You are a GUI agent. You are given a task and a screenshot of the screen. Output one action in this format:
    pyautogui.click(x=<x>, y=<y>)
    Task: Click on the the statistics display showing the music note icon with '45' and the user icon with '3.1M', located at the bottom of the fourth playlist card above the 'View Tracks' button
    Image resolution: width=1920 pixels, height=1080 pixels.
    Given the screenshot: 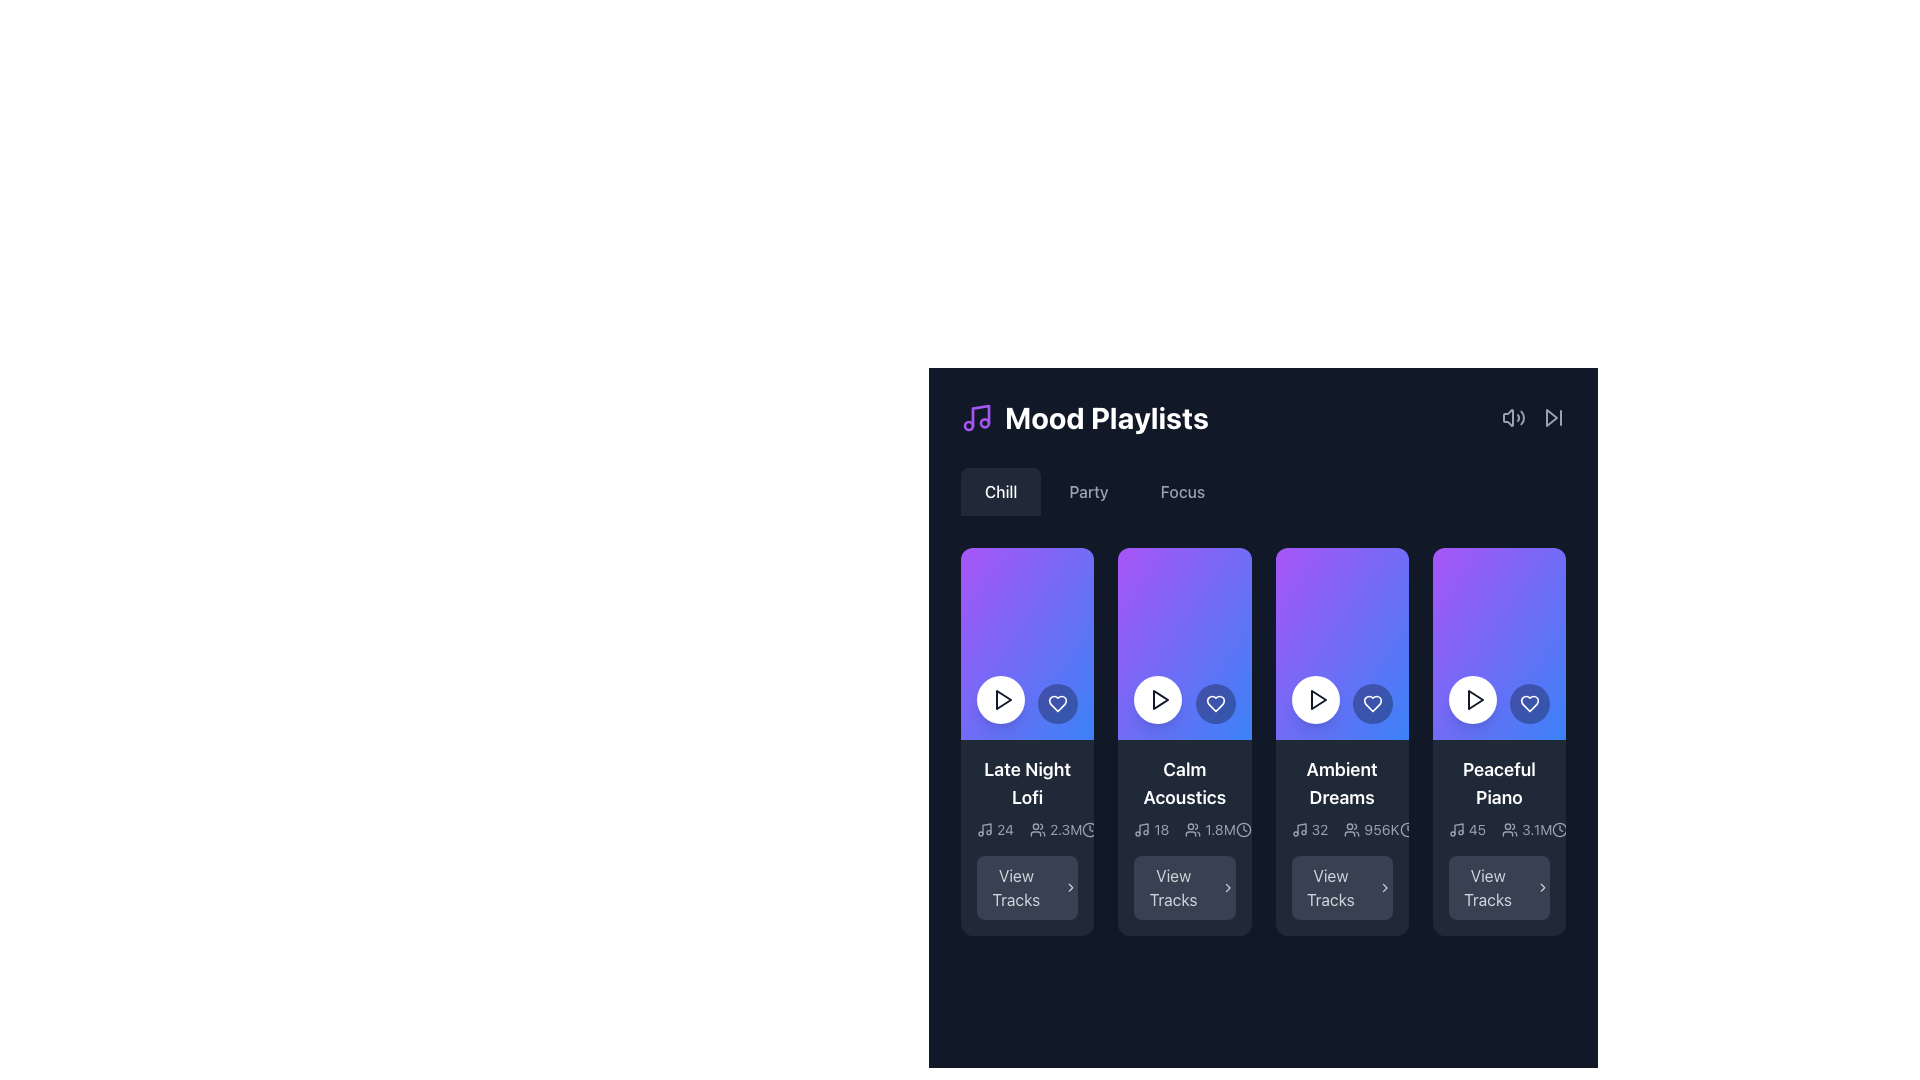 What is the action you would take?
    pyautogui.click(x=1500, y=829)
    